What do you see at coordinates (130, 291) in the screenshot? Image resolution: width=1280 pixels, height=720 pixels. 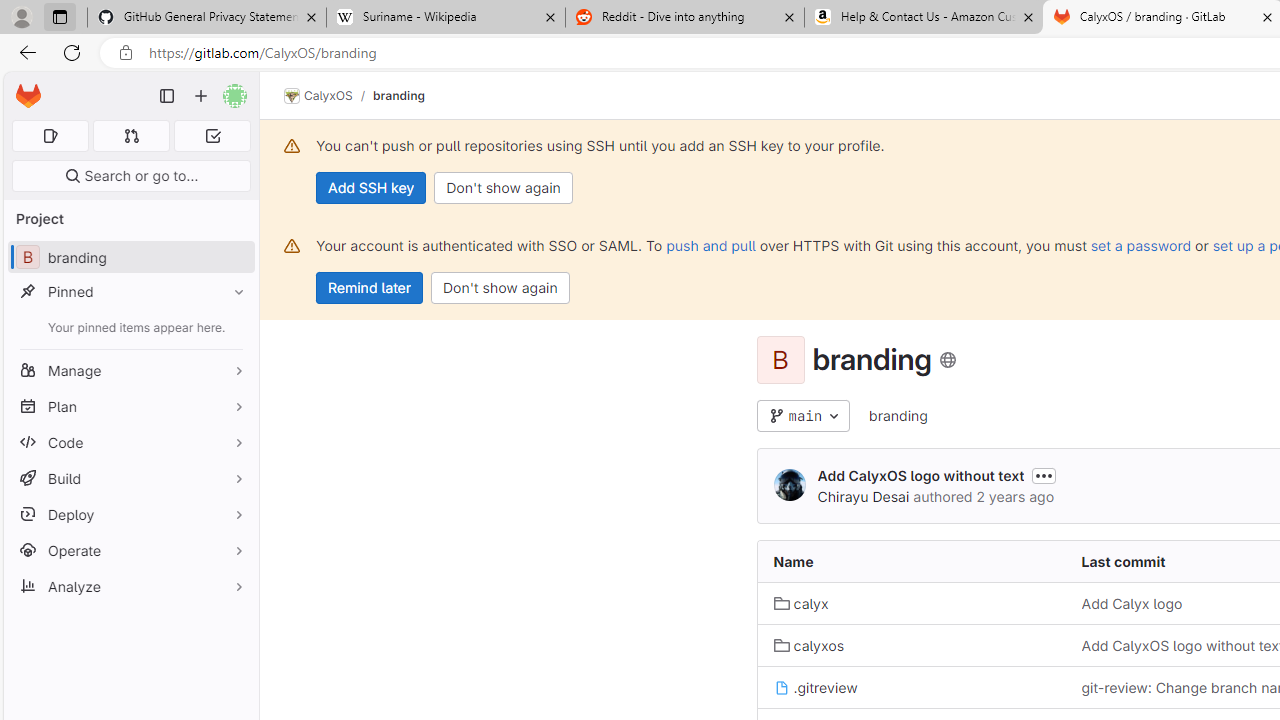 I see `'Pinned'` at bounding box center [130, 291].